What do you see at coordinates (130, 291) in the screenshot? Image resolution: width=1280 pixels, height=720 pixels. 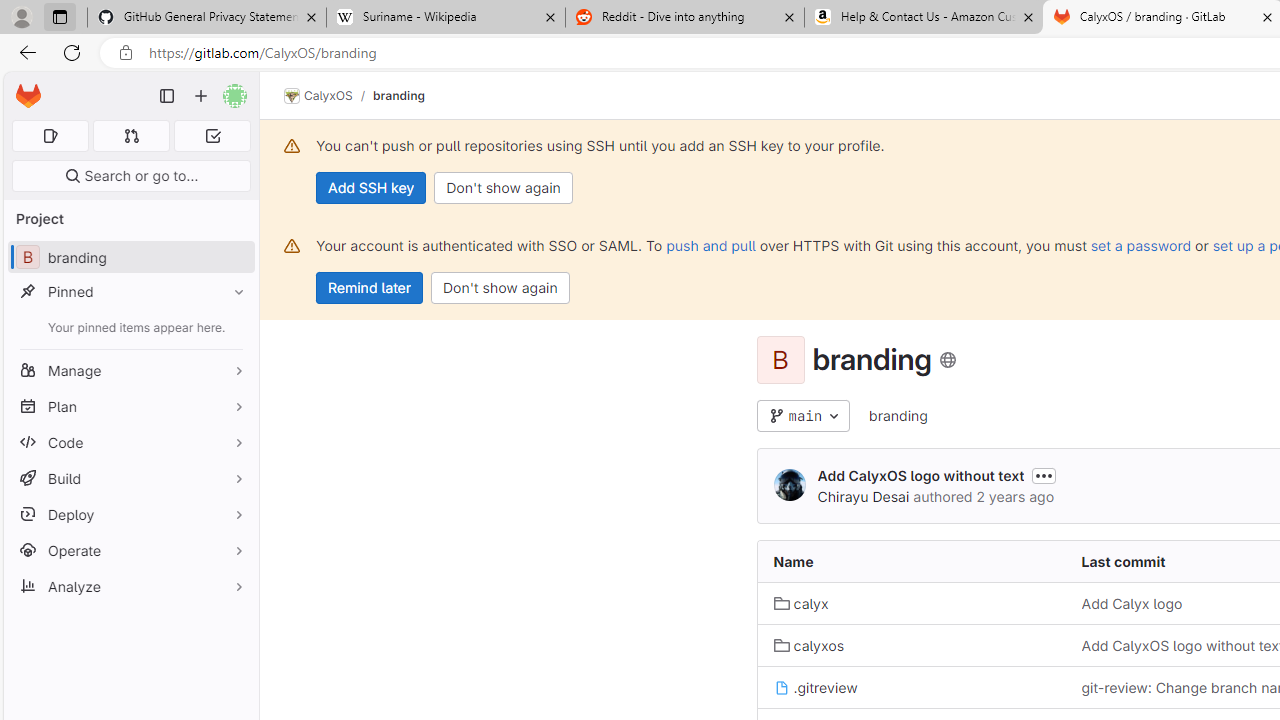 I see `'Pinned'` at bounding box center [130, 291].